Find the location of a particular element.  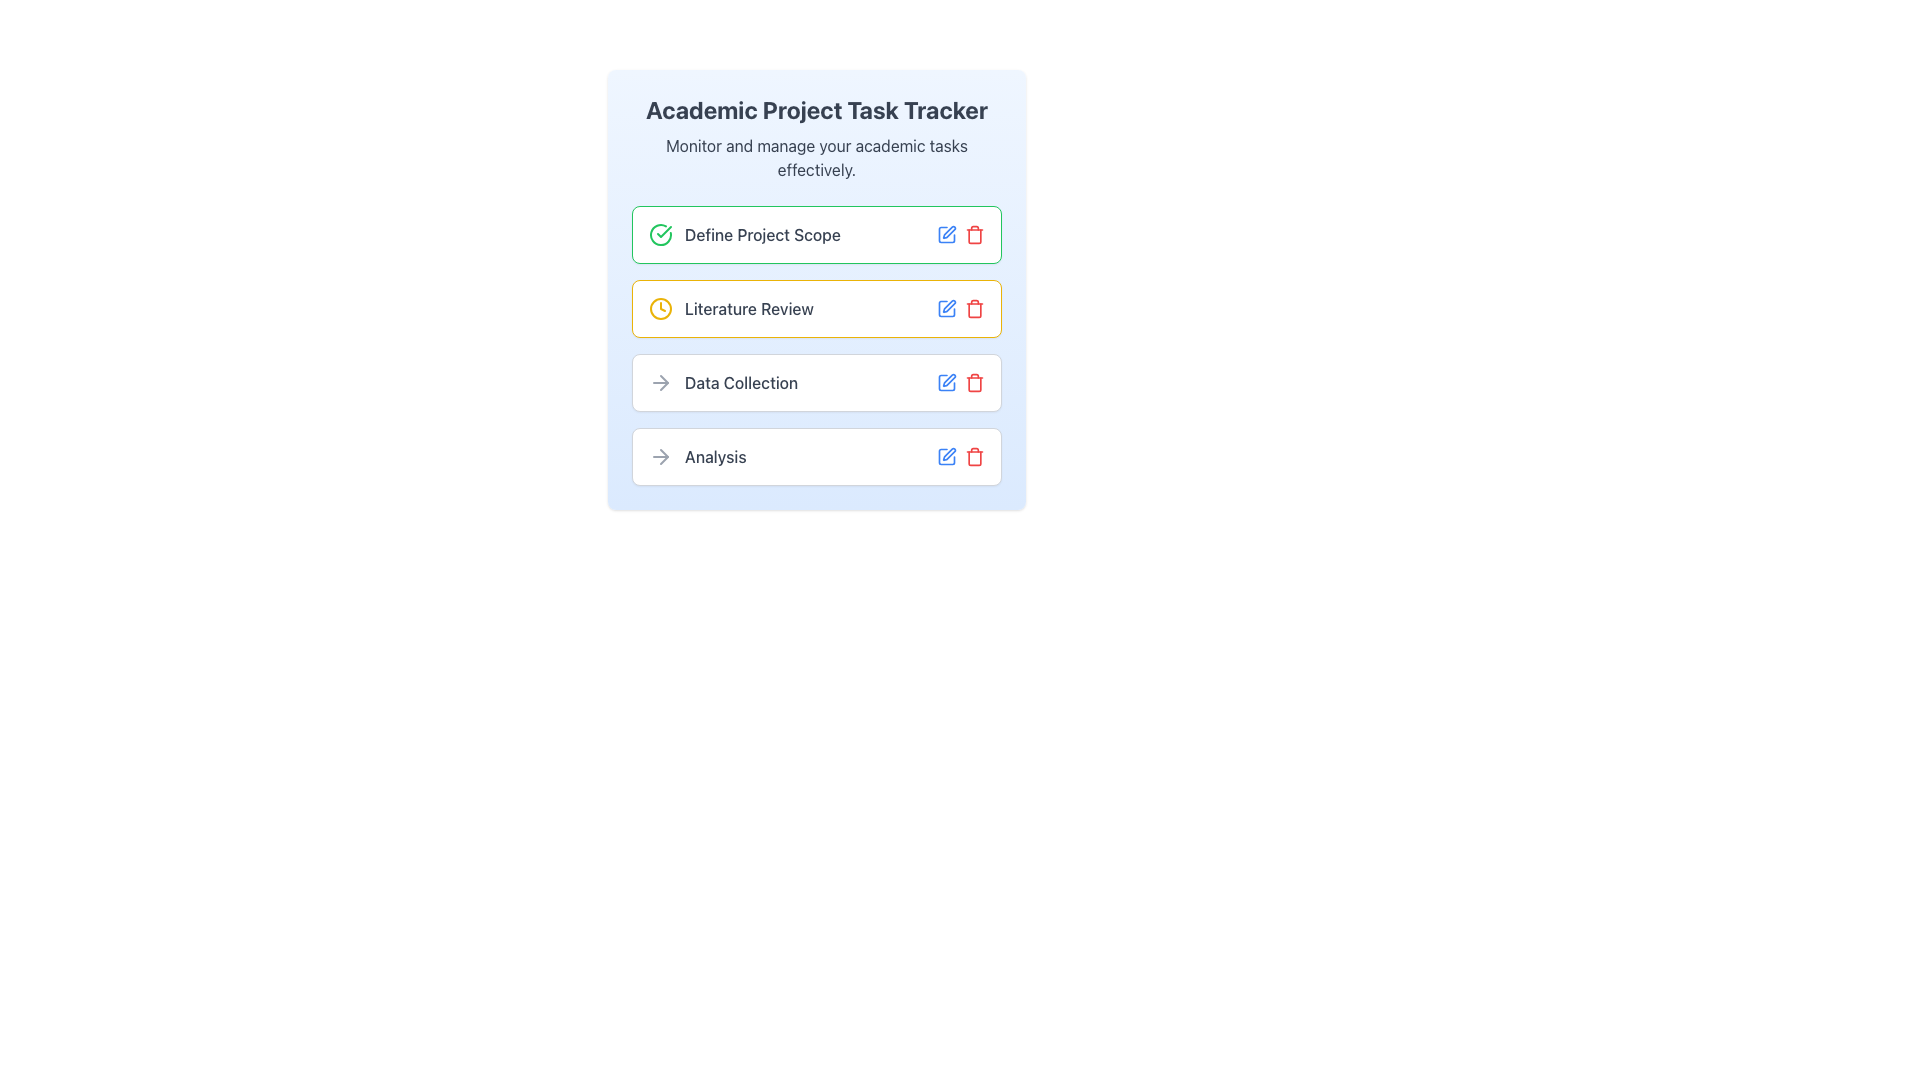

the 'Analysis' button with an arrow icon located at the bottom of the task card stack is located at coordinates (697, 456).